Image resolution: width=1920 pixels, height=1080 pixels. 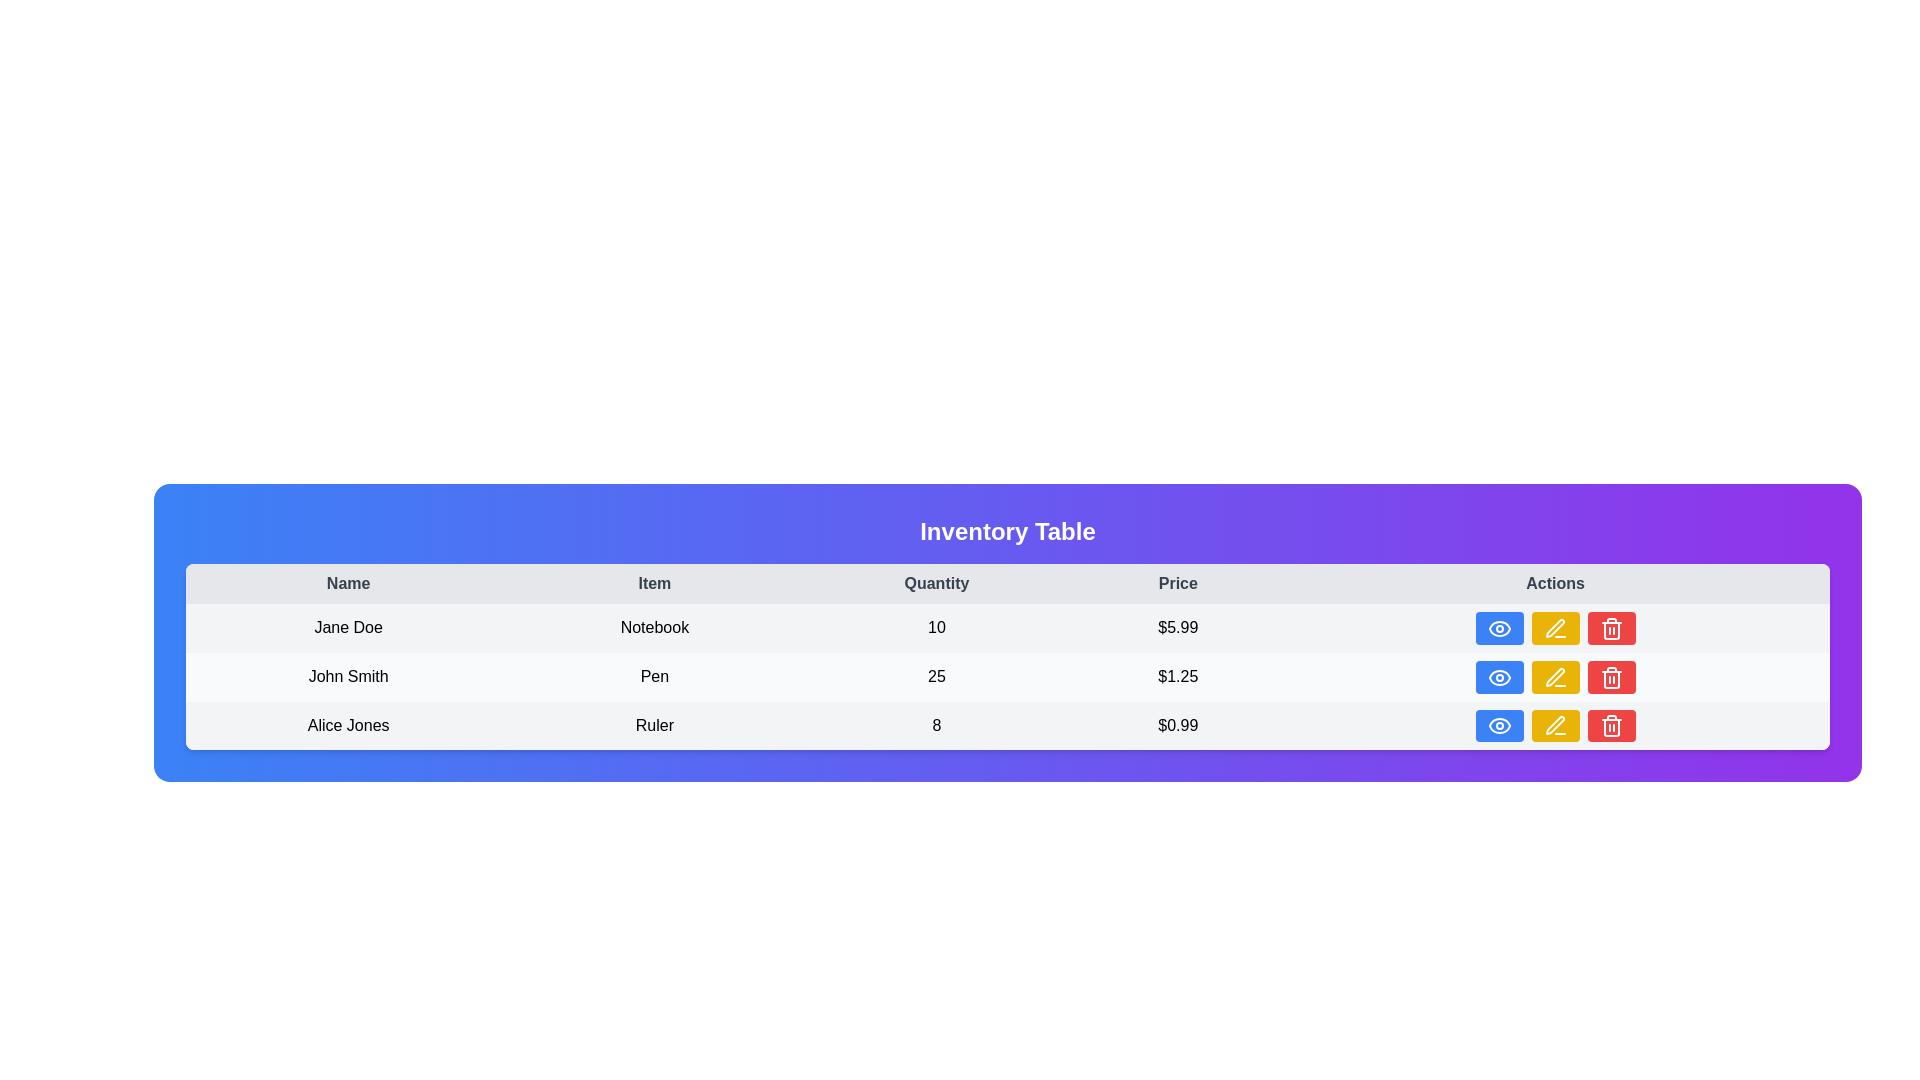 What do you see at coordinates (935, 627) in the screenshot?
I see `on the text field displaying '10' in the 'Quantity' column under the entry 'Jane Doe'` at bounding box center [935, 627].